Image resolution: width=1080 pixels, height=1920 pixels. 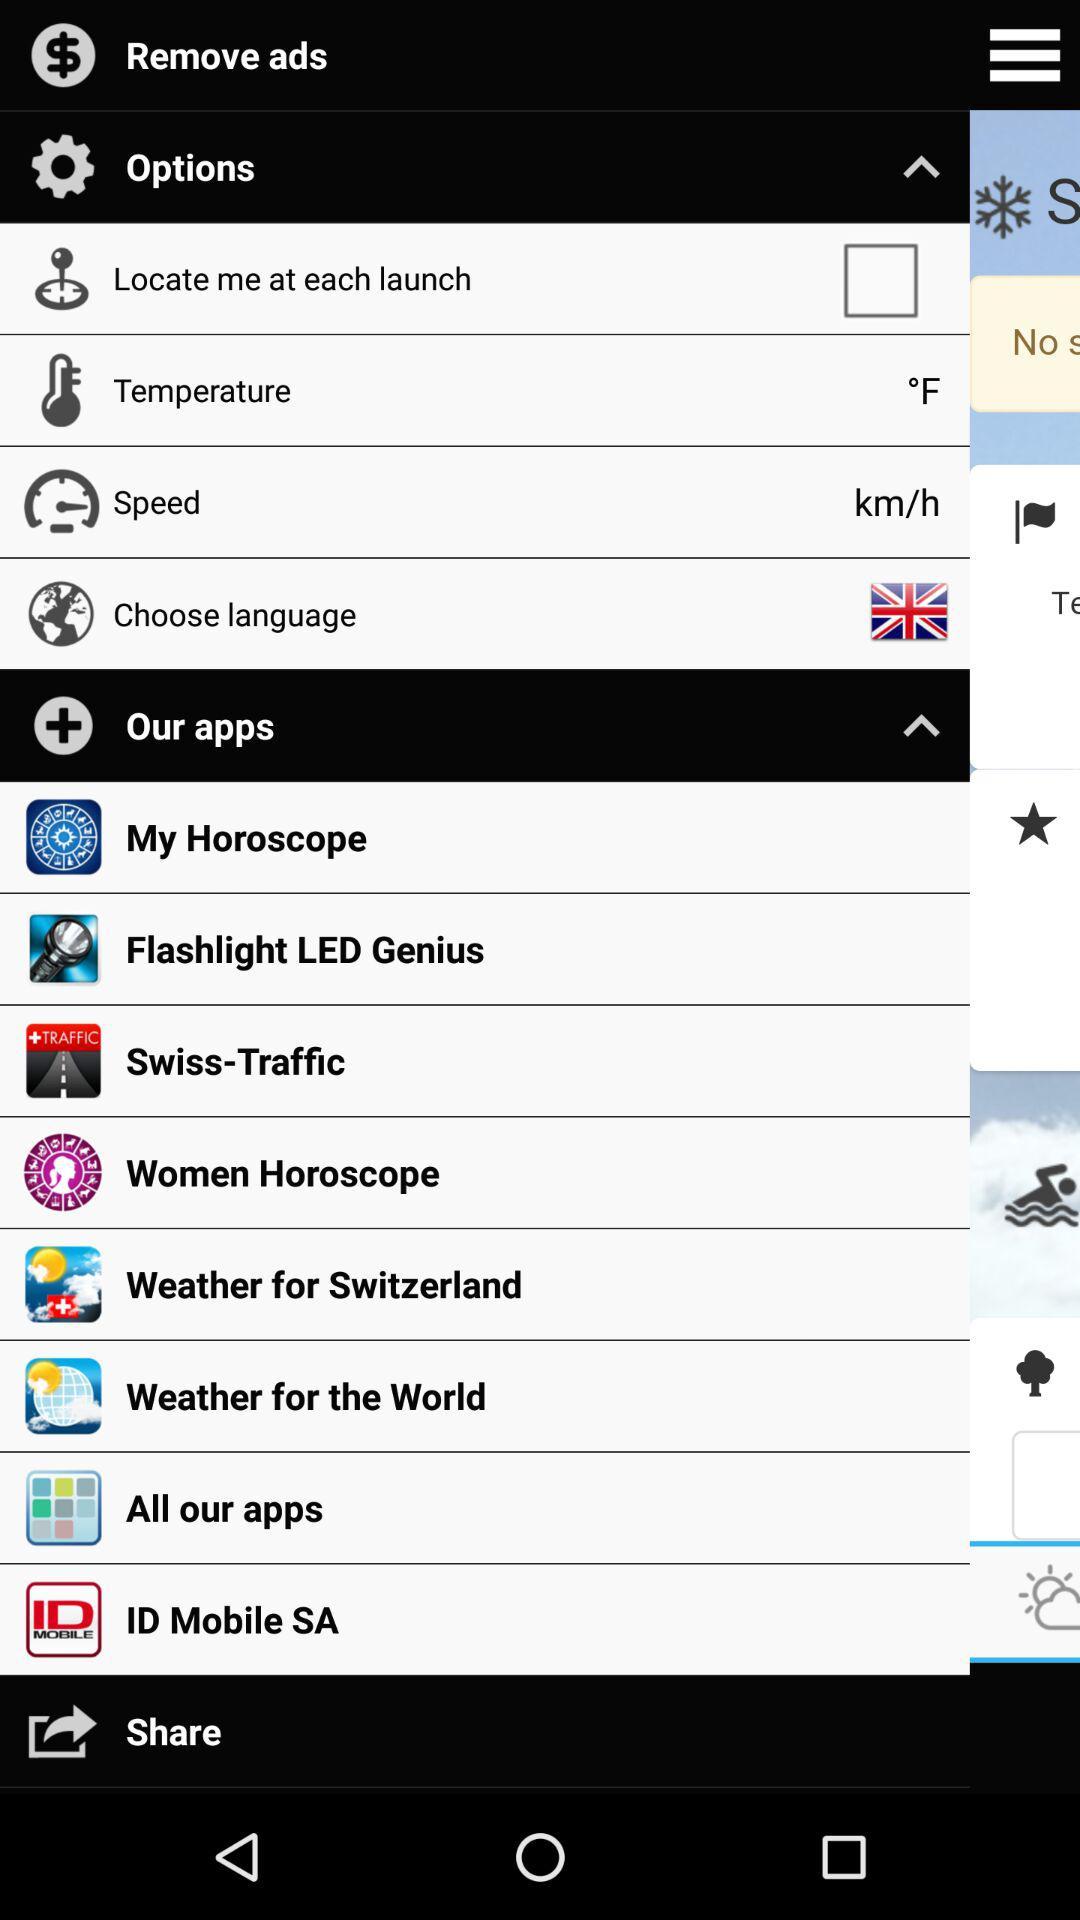 I want to click on switch the location option, so click(x=889, y=277).